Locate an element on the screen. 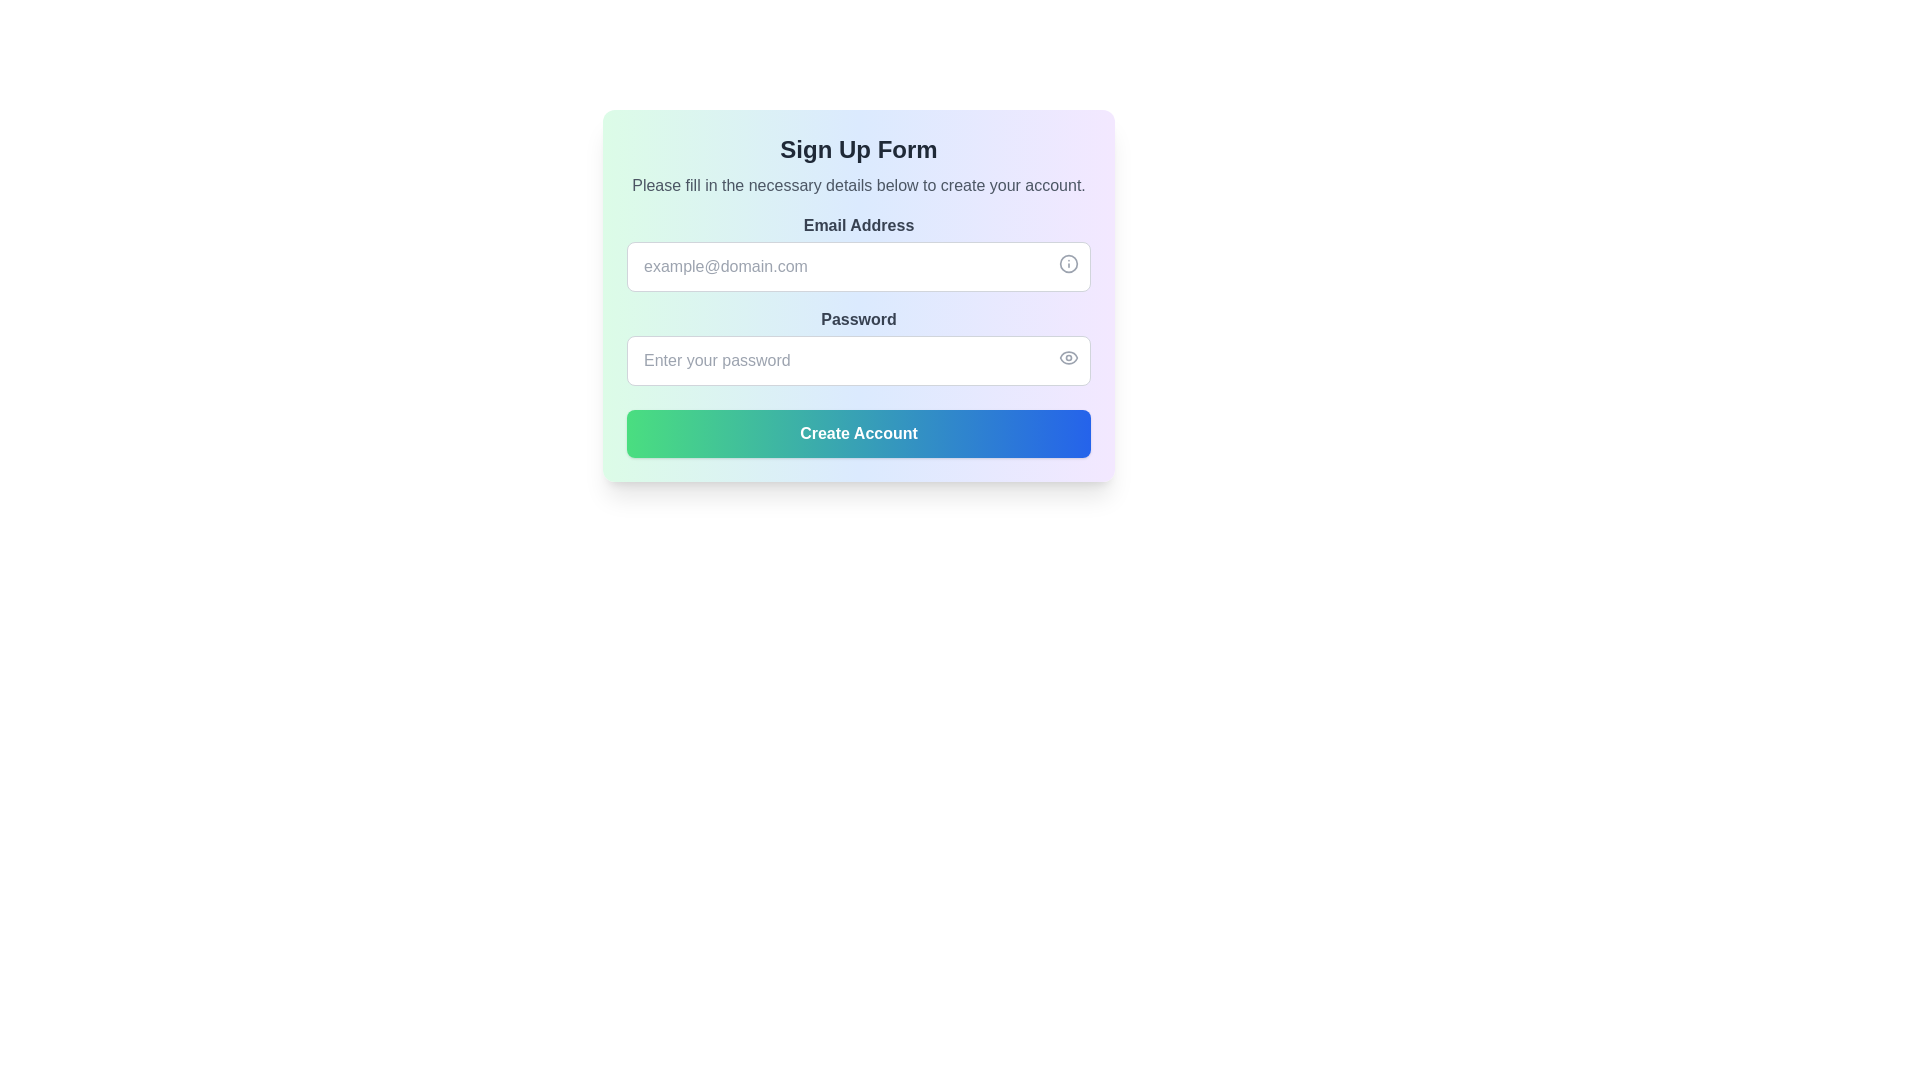 This screenshot has width=1920, height=1080. the circular SVG decorative component positioned at the rightmost side of the 'Email Address' input field is located at coordinates (1068, 262).